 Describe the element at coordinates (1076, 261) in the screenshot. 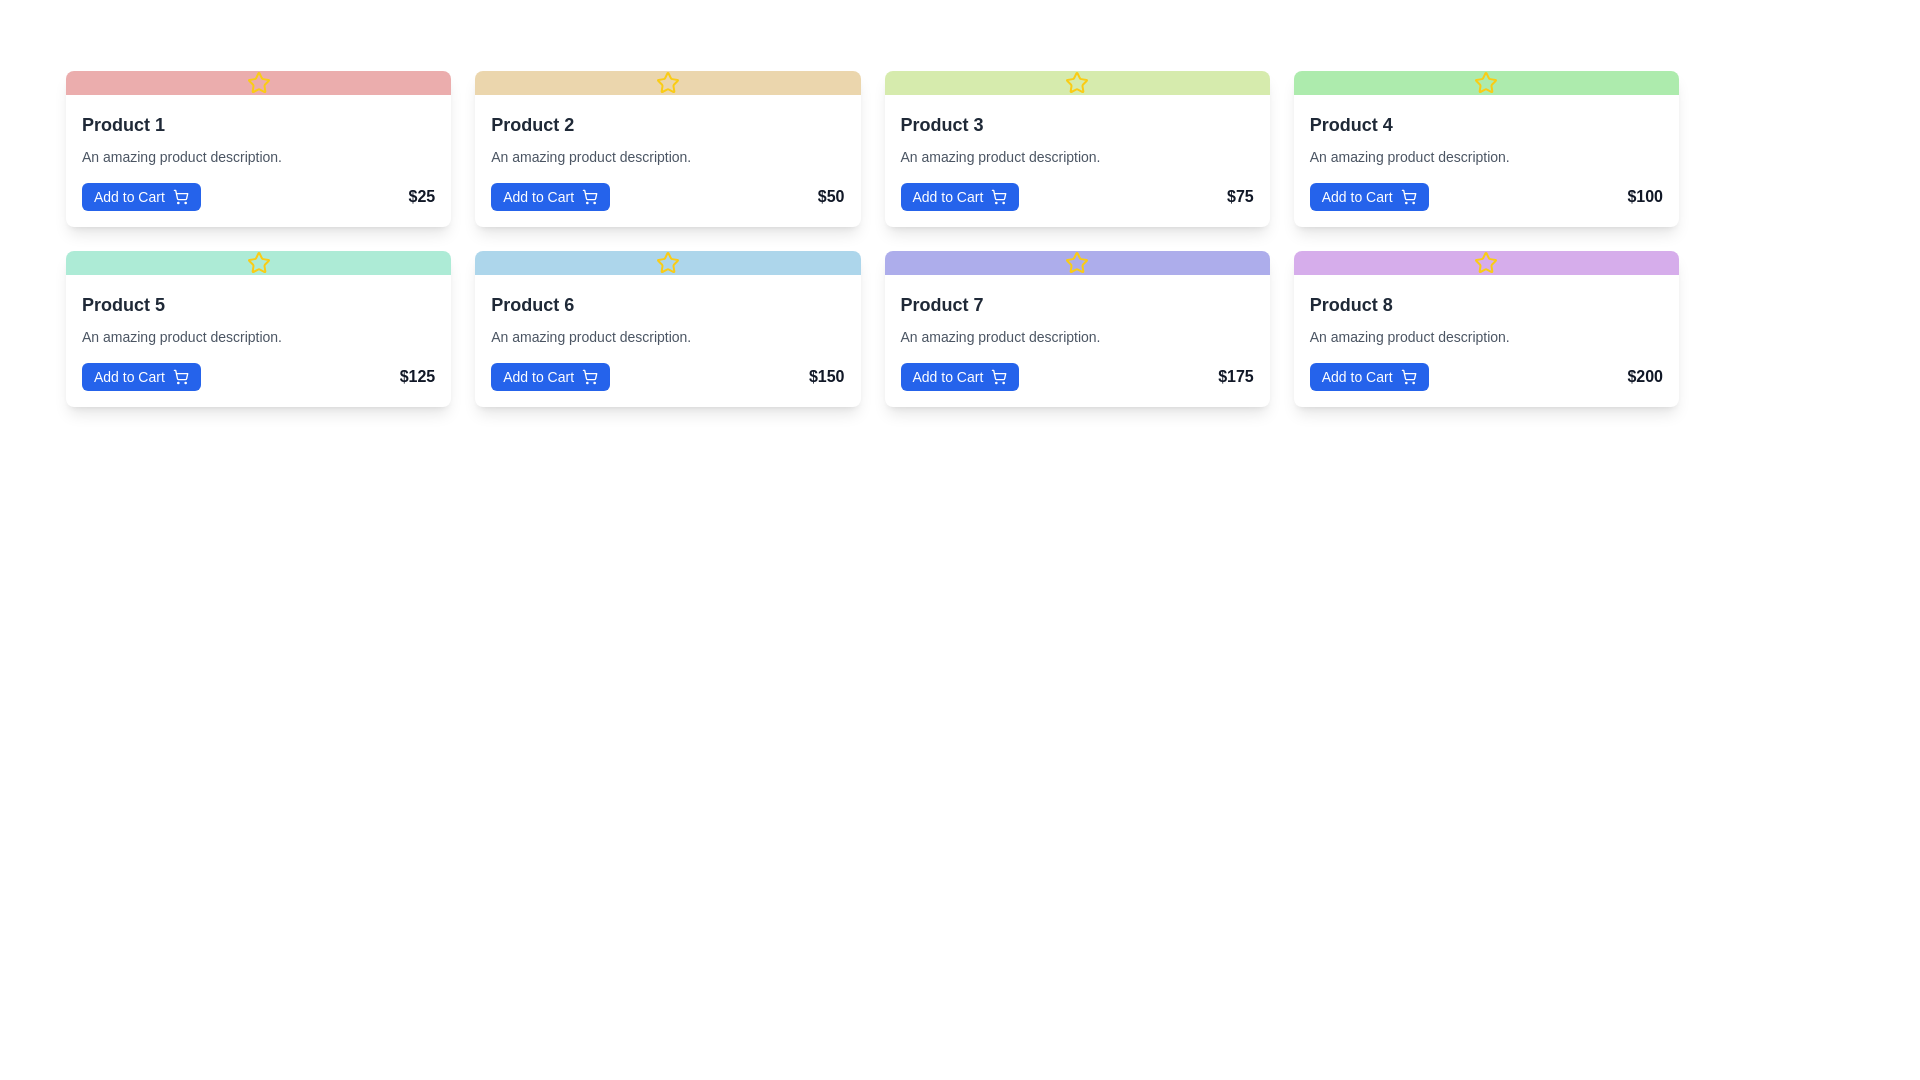

I see `the yellow-colored star icon with a circular outline located at the top center of the card labeled 'Product 7' to interact` at that location.